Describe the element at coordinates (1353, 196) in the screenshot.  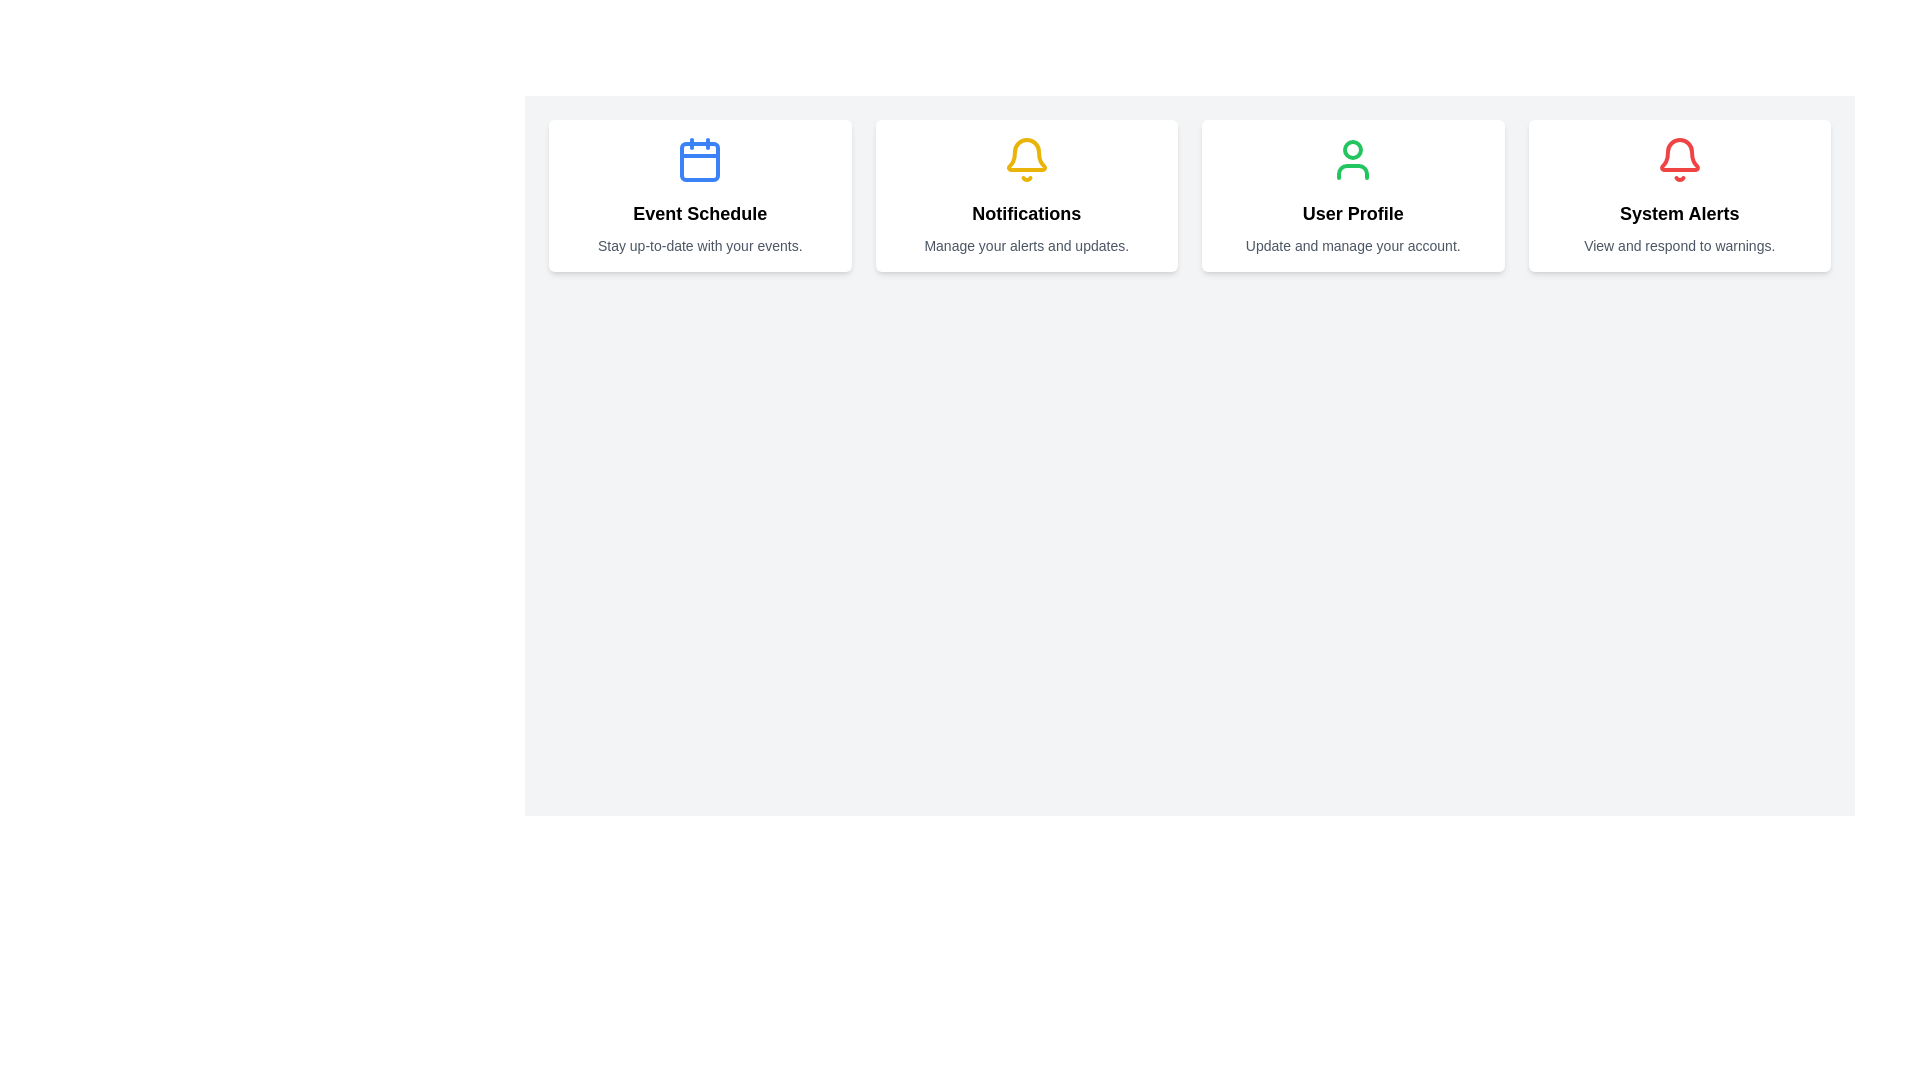
I see `the Informational Card which features a white background, rounded corners, and contains a green user avatar icon at the top with the text 'User Profile' and a description 'Update and manage your account.'` at that location.